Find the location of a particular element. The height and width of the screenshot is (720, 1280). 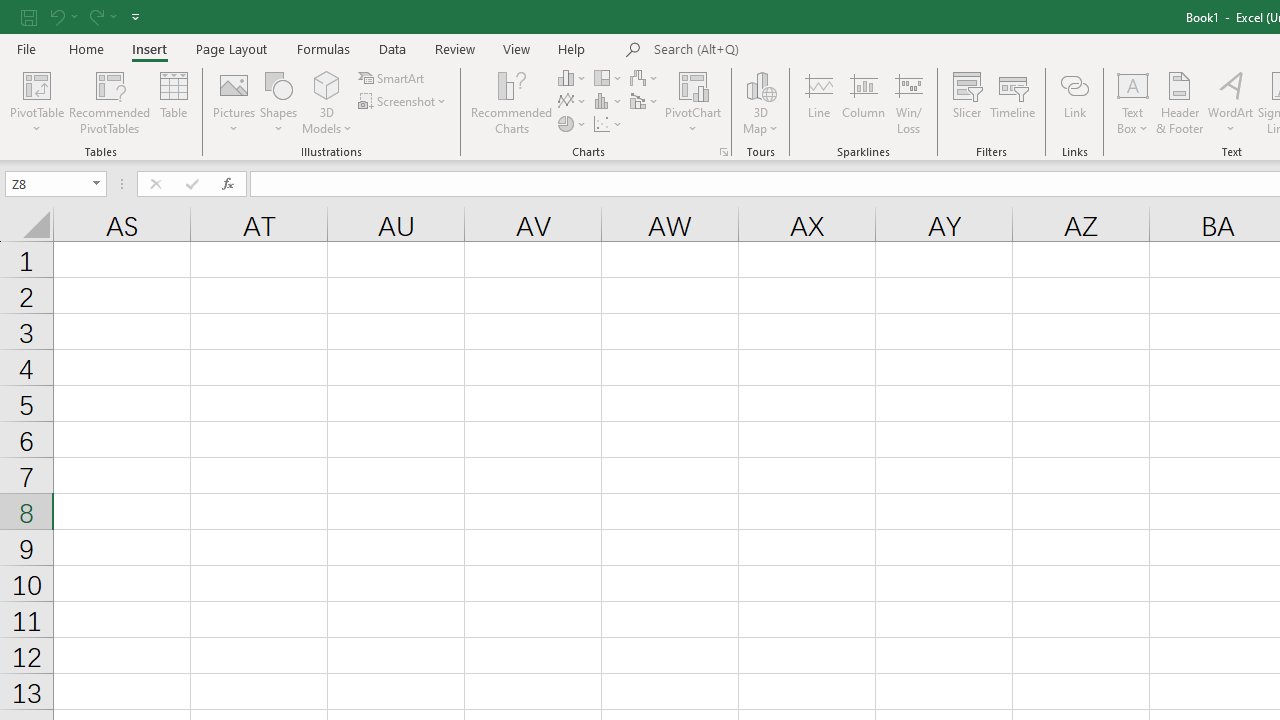

'Column' is located at coordinates (864, 103).